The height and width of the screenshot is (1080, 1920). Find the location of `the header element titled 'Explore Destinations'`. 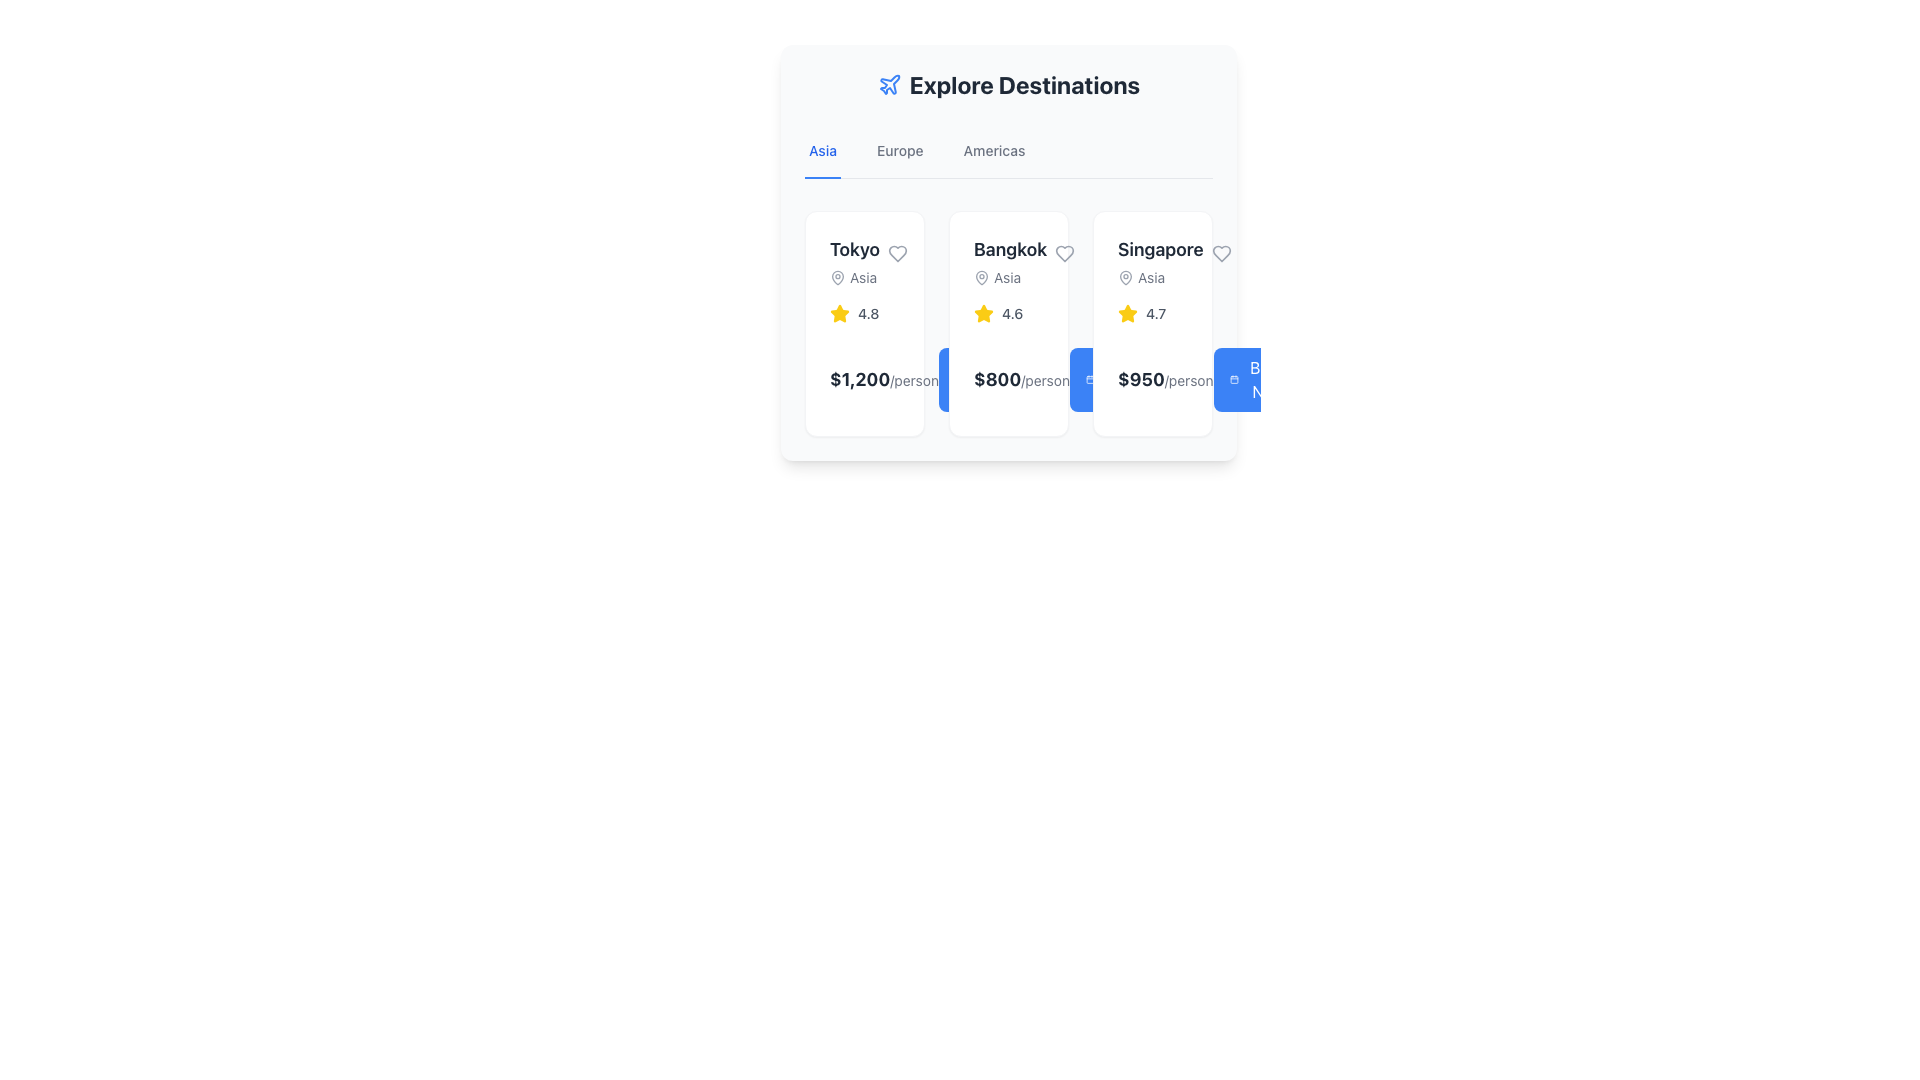

the header element titled 'Explore Destinations' is located at coordinates (1008, 83).